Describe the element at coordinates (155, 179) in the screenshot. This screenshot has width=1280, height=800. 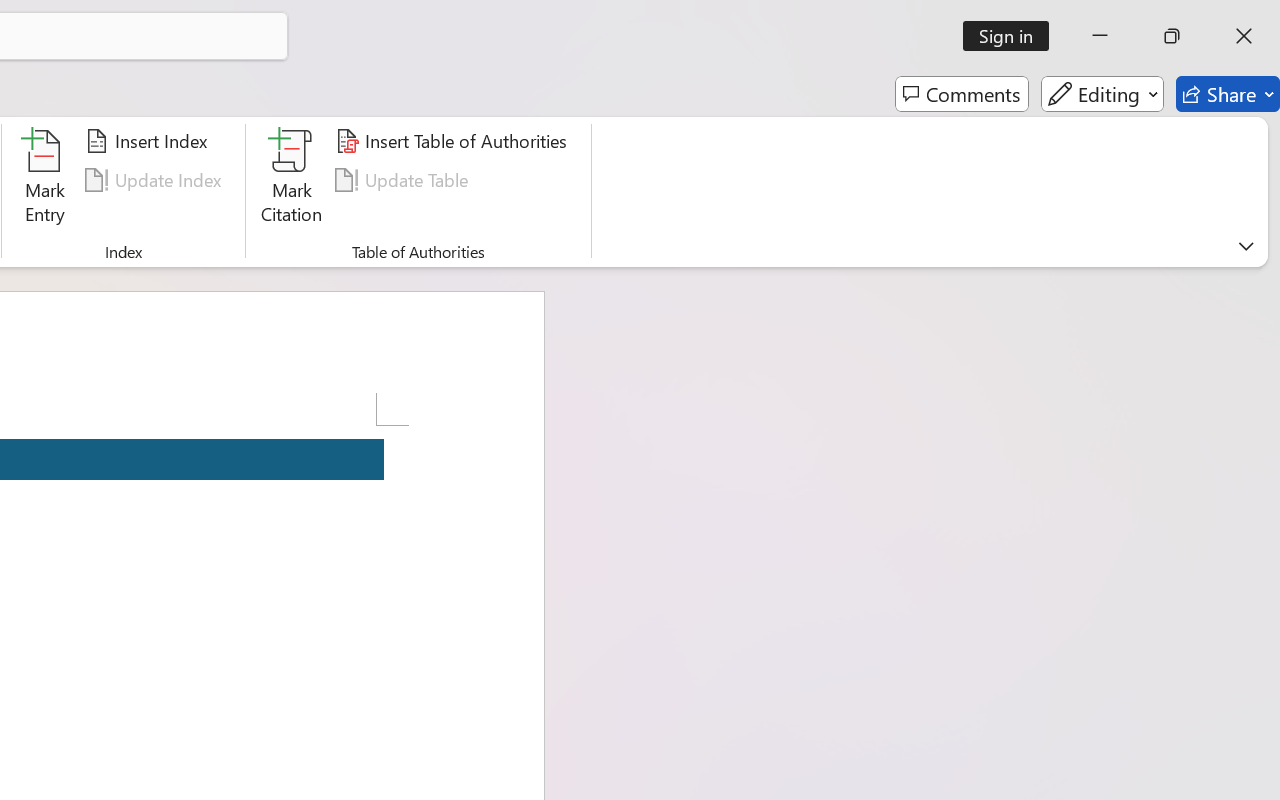
I see `'Update Index'` at that location.